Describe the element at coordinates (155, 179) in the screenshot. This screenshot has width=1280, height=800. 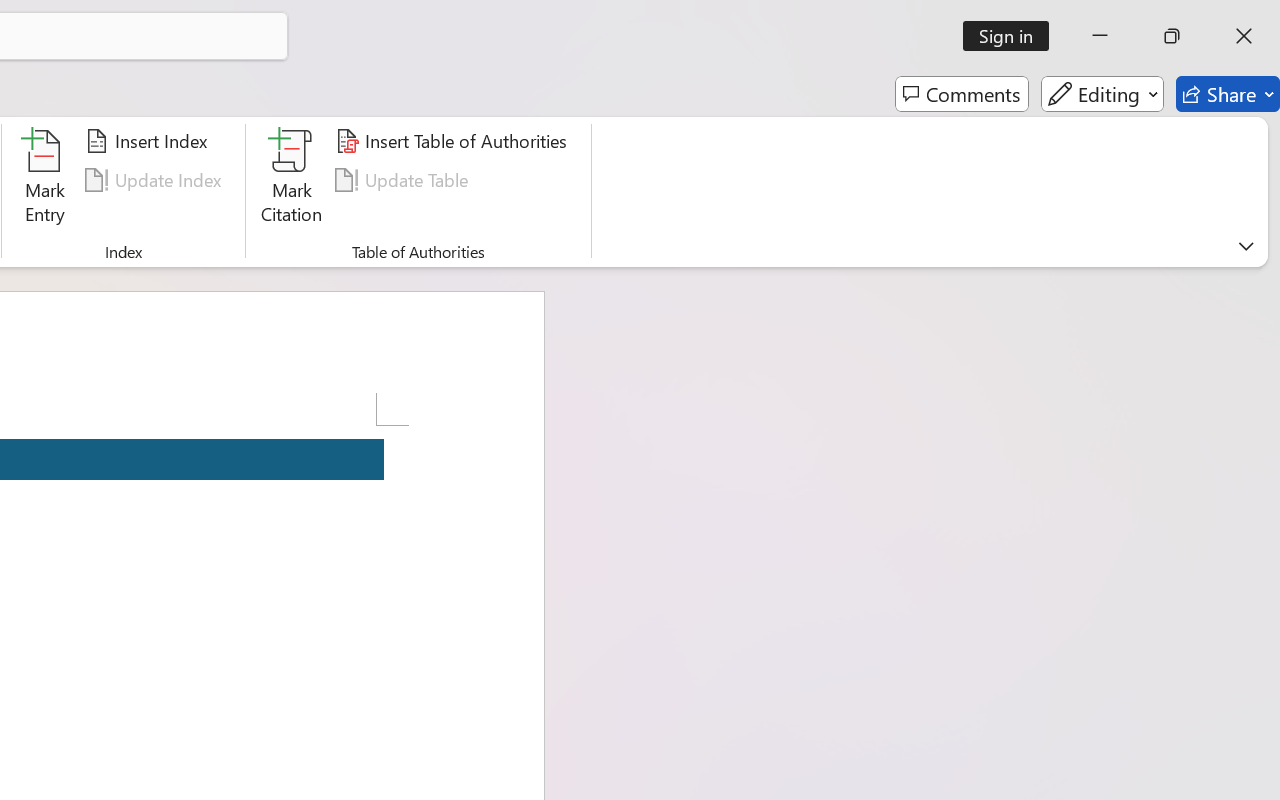
I see `'Update Index'` at that location.